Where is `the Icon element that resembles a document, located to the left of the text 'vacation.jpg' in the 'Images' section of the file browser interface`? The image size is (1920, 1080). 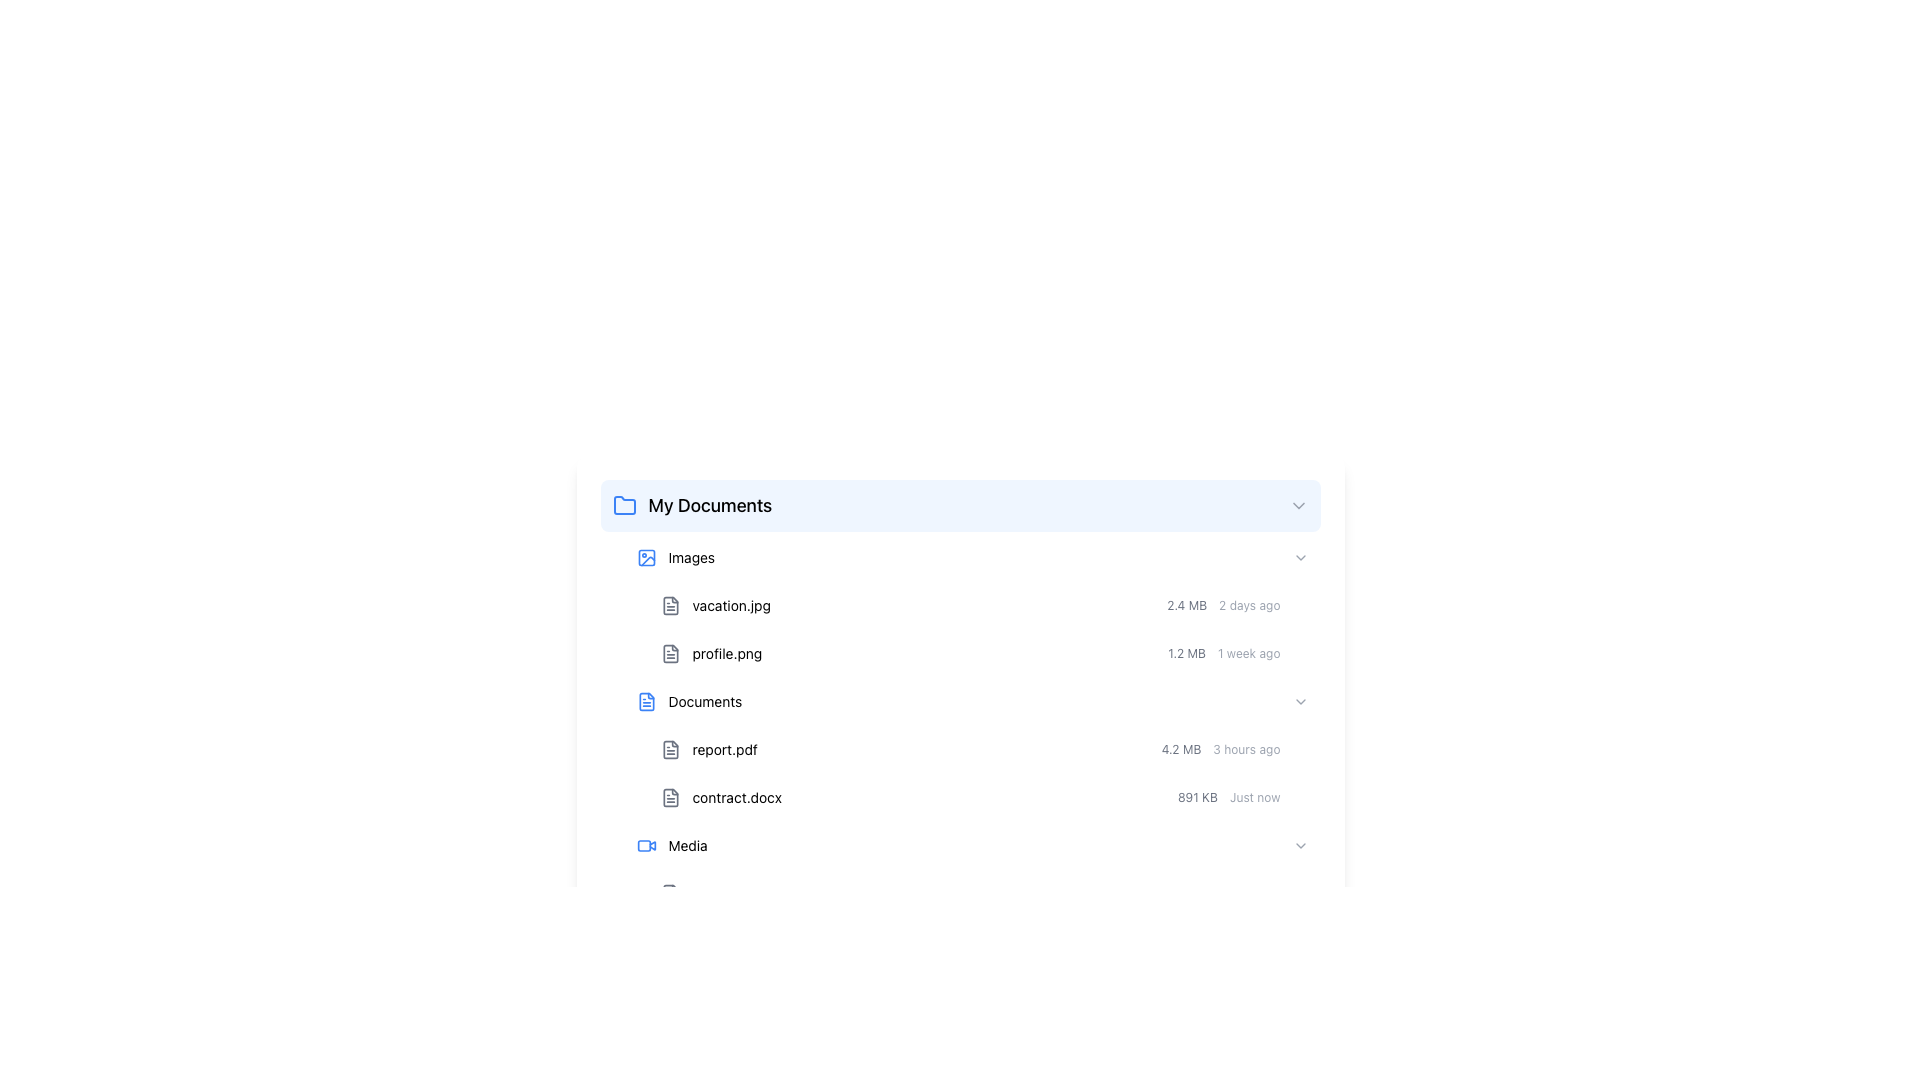 the Icon element that resembles a document, located to the left of the text 'vacation.jpg' in the 'Images' section of the file browser interface is located at coordinates (670, 604).